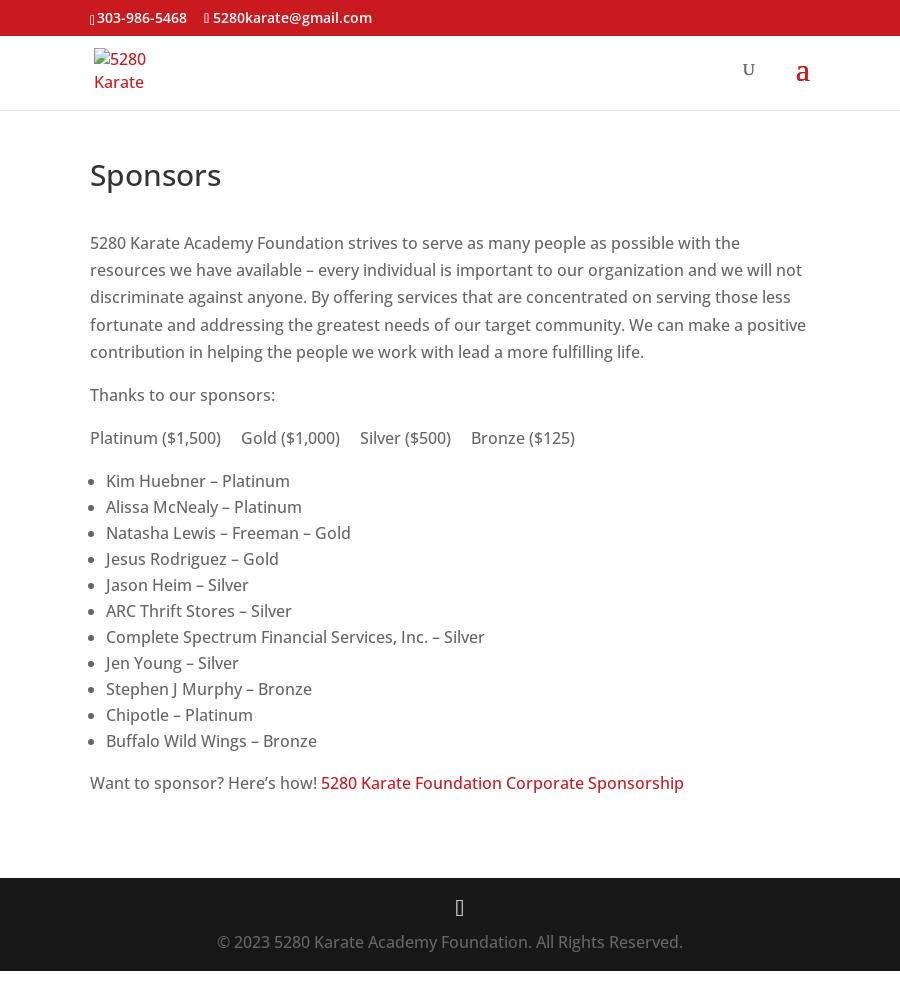 The width and height of the screenshot is (900, 1000). What do you see at coordinates (450, 940) in the screenshot?
I see `'© 2023 5280 Karate Academy Foundation. All Rights Reserved.'` at bounding box center [450, 940].